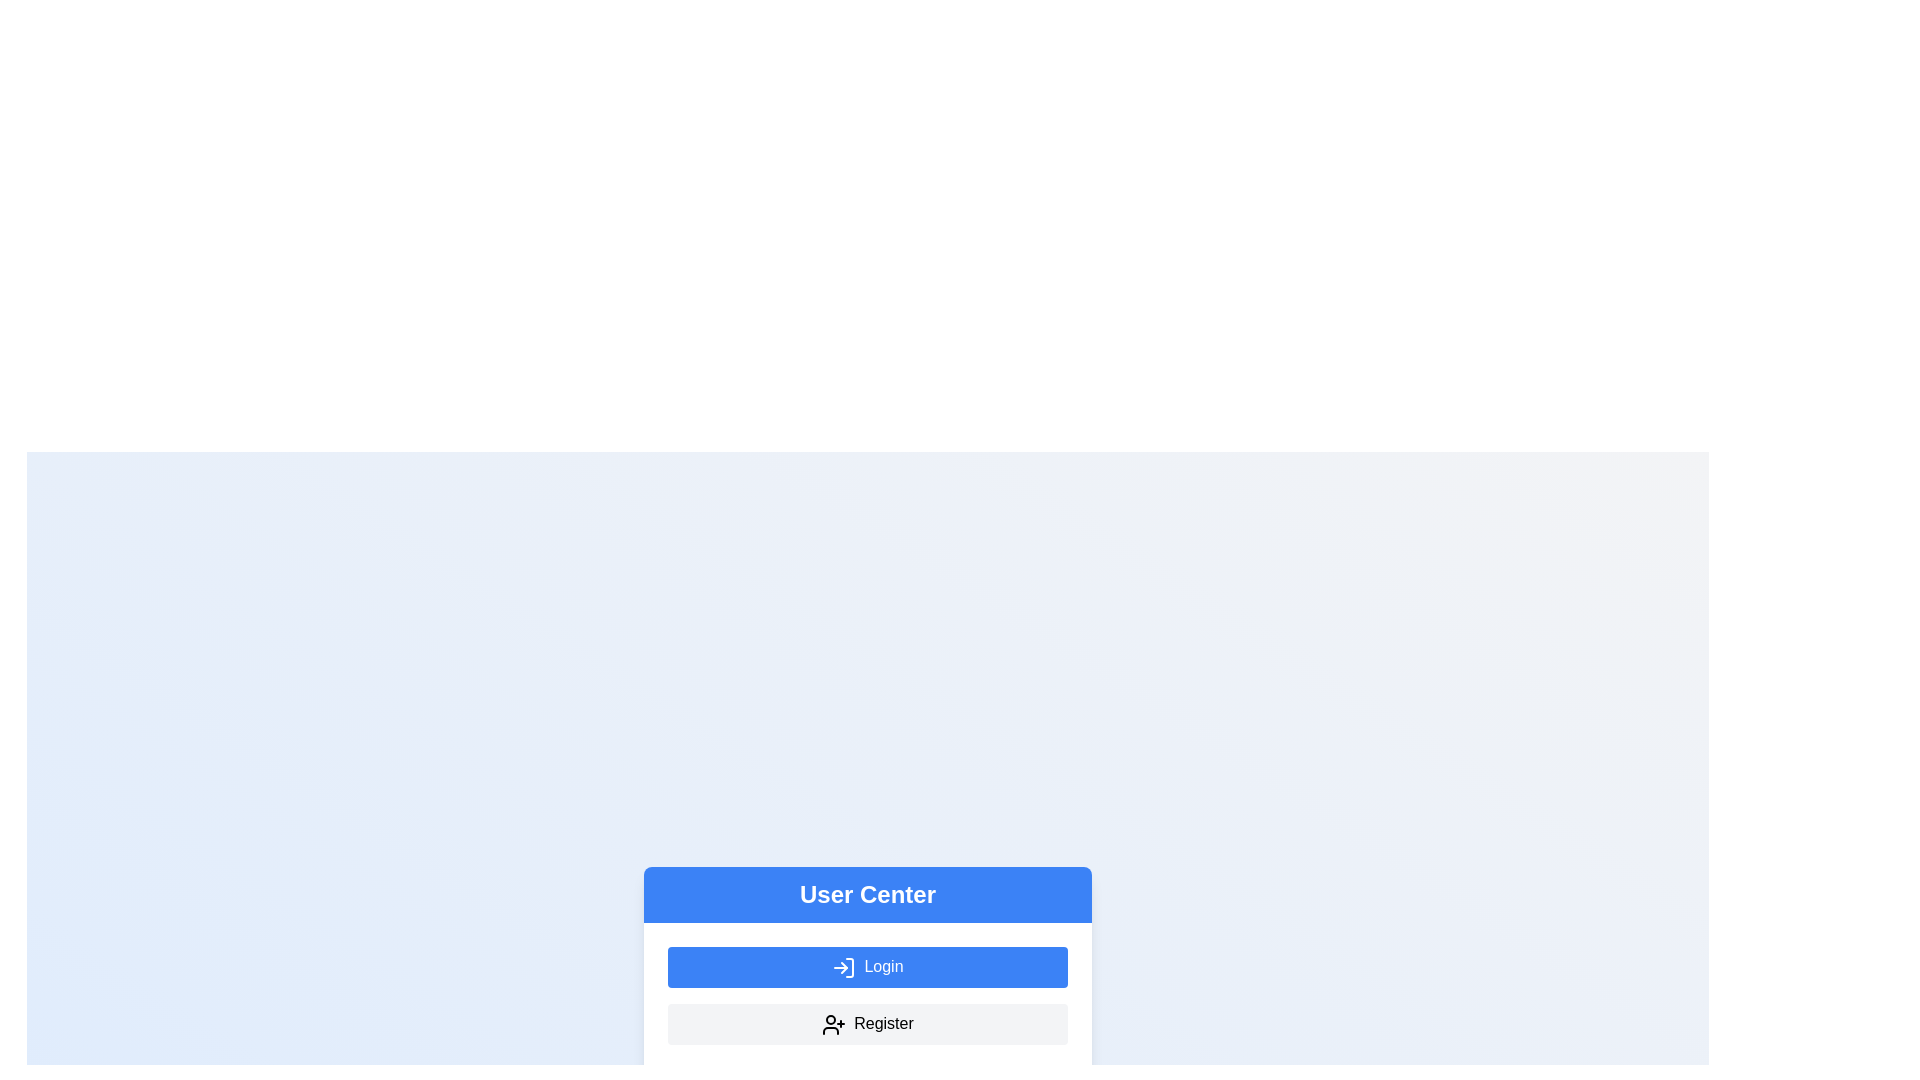 The height and width of the screenshot is (1080, 1920). Describe the element at coordinates (844, 967) in the screenshot. I see `the small blue and white outlined arrow icon indicating a log-in action` at that location.